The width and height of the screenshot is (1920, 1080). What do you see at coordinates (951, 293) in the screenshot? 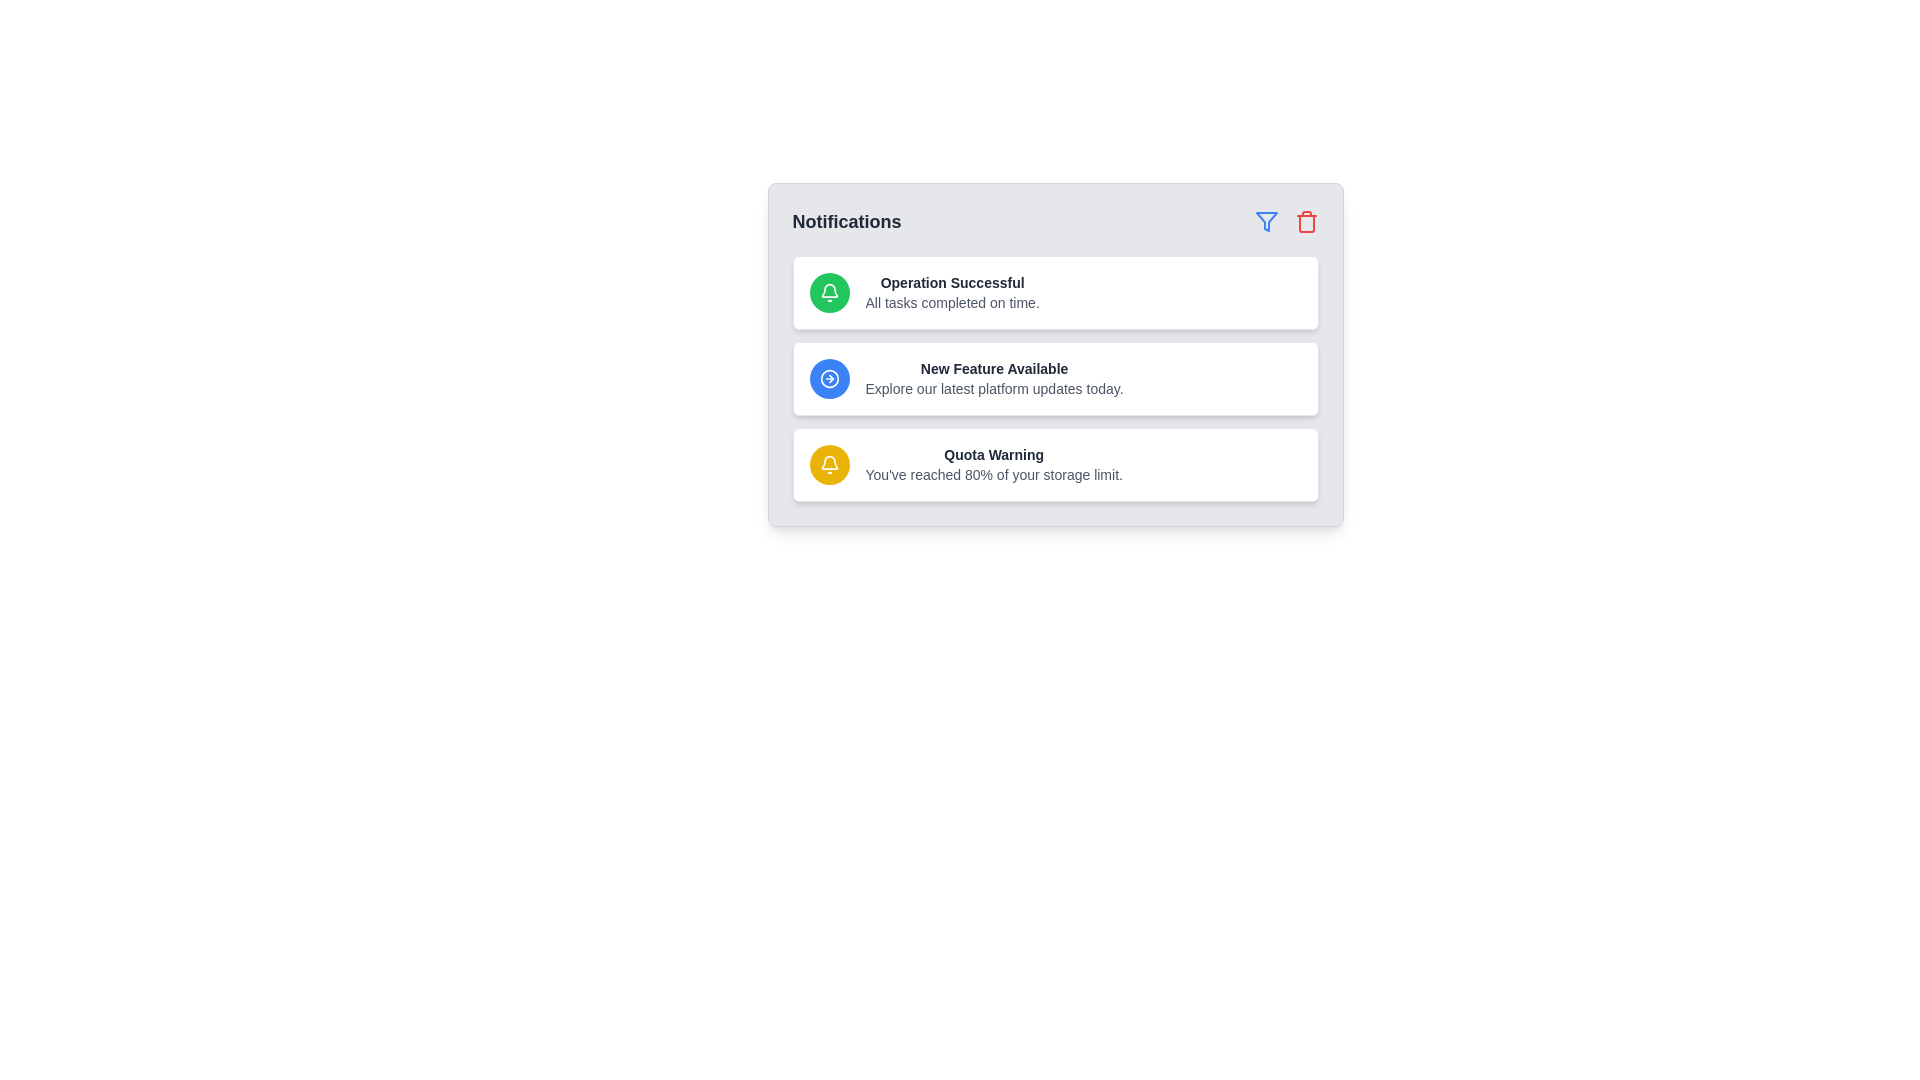
I see `the Notification text element that displays a message informing the user that all tasks have been successfully completed` at bounding box center [951, 293].